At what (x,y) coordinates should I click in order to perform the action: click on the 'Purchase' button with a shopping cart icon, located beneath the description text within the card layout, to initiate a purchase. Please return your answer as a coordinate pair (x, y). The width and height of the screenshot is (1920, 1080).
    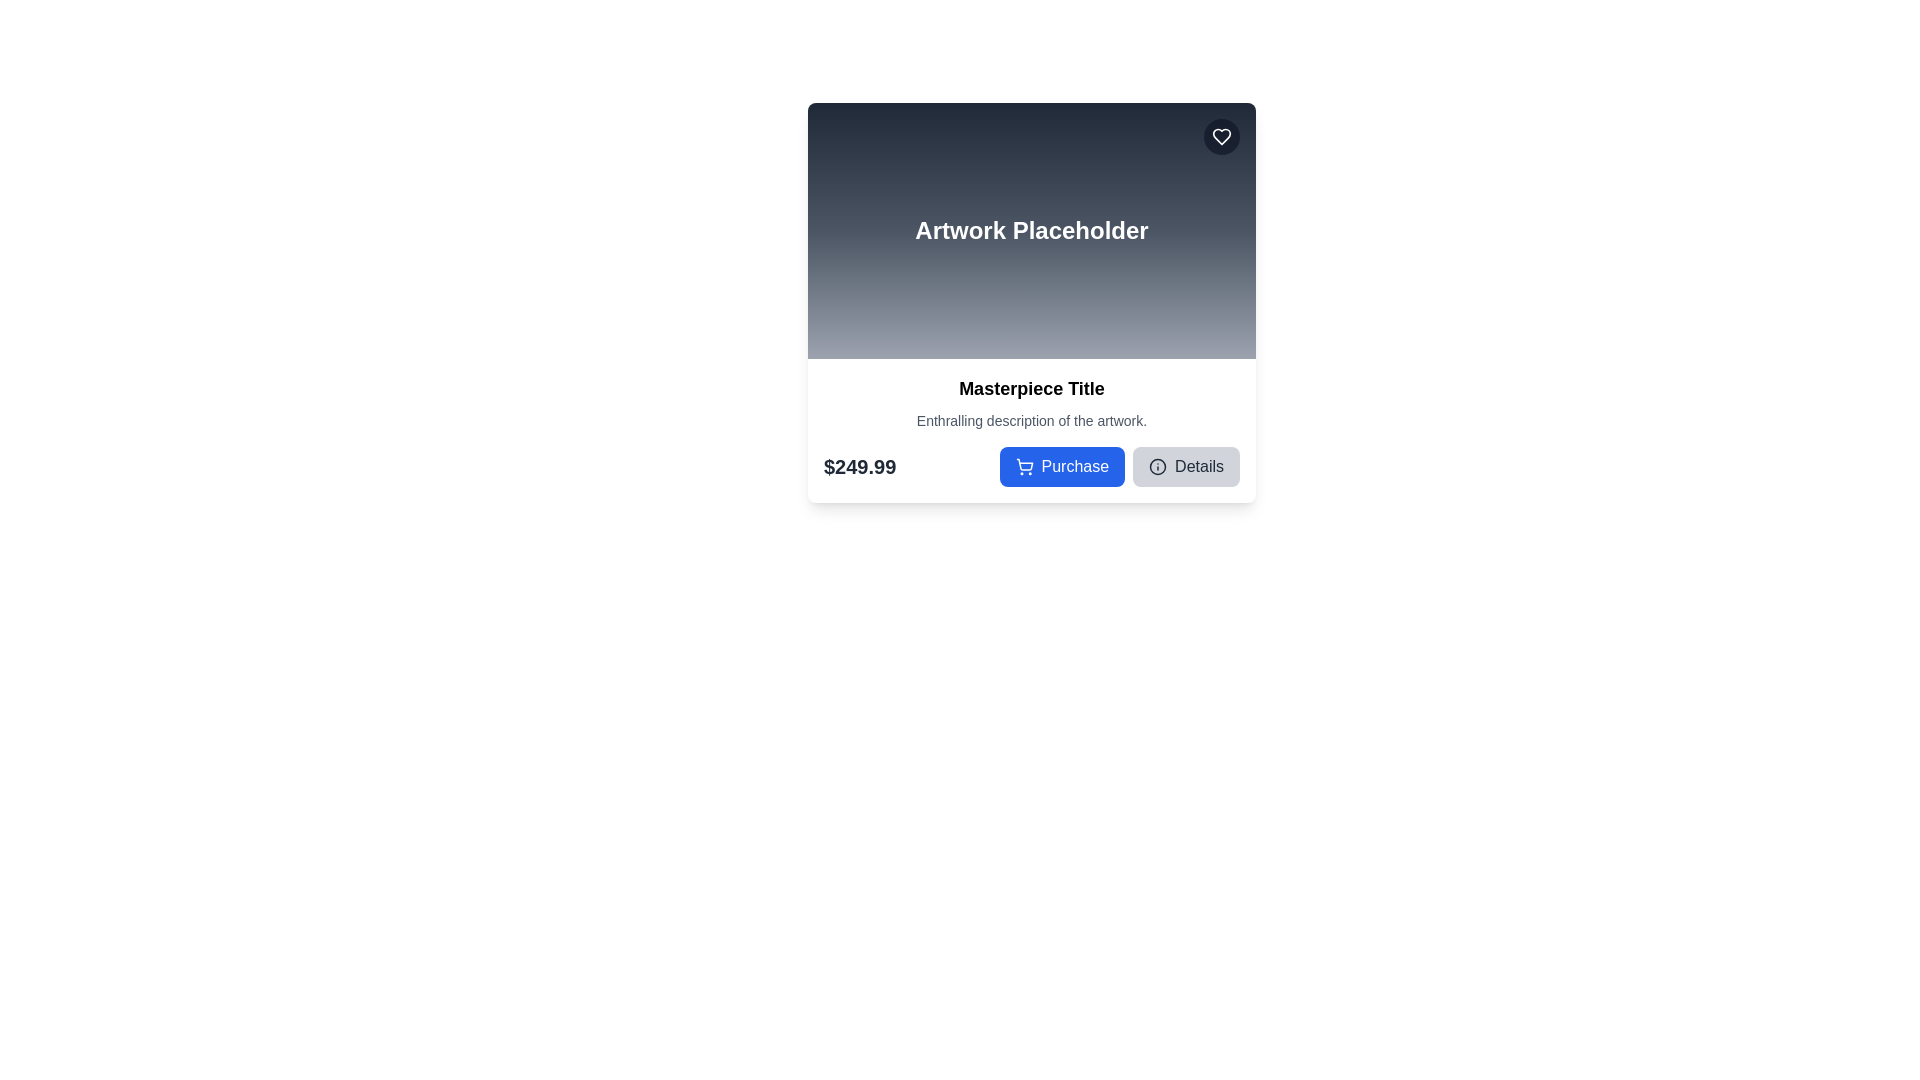
    Looking at the image, I should click on (1032, 466).